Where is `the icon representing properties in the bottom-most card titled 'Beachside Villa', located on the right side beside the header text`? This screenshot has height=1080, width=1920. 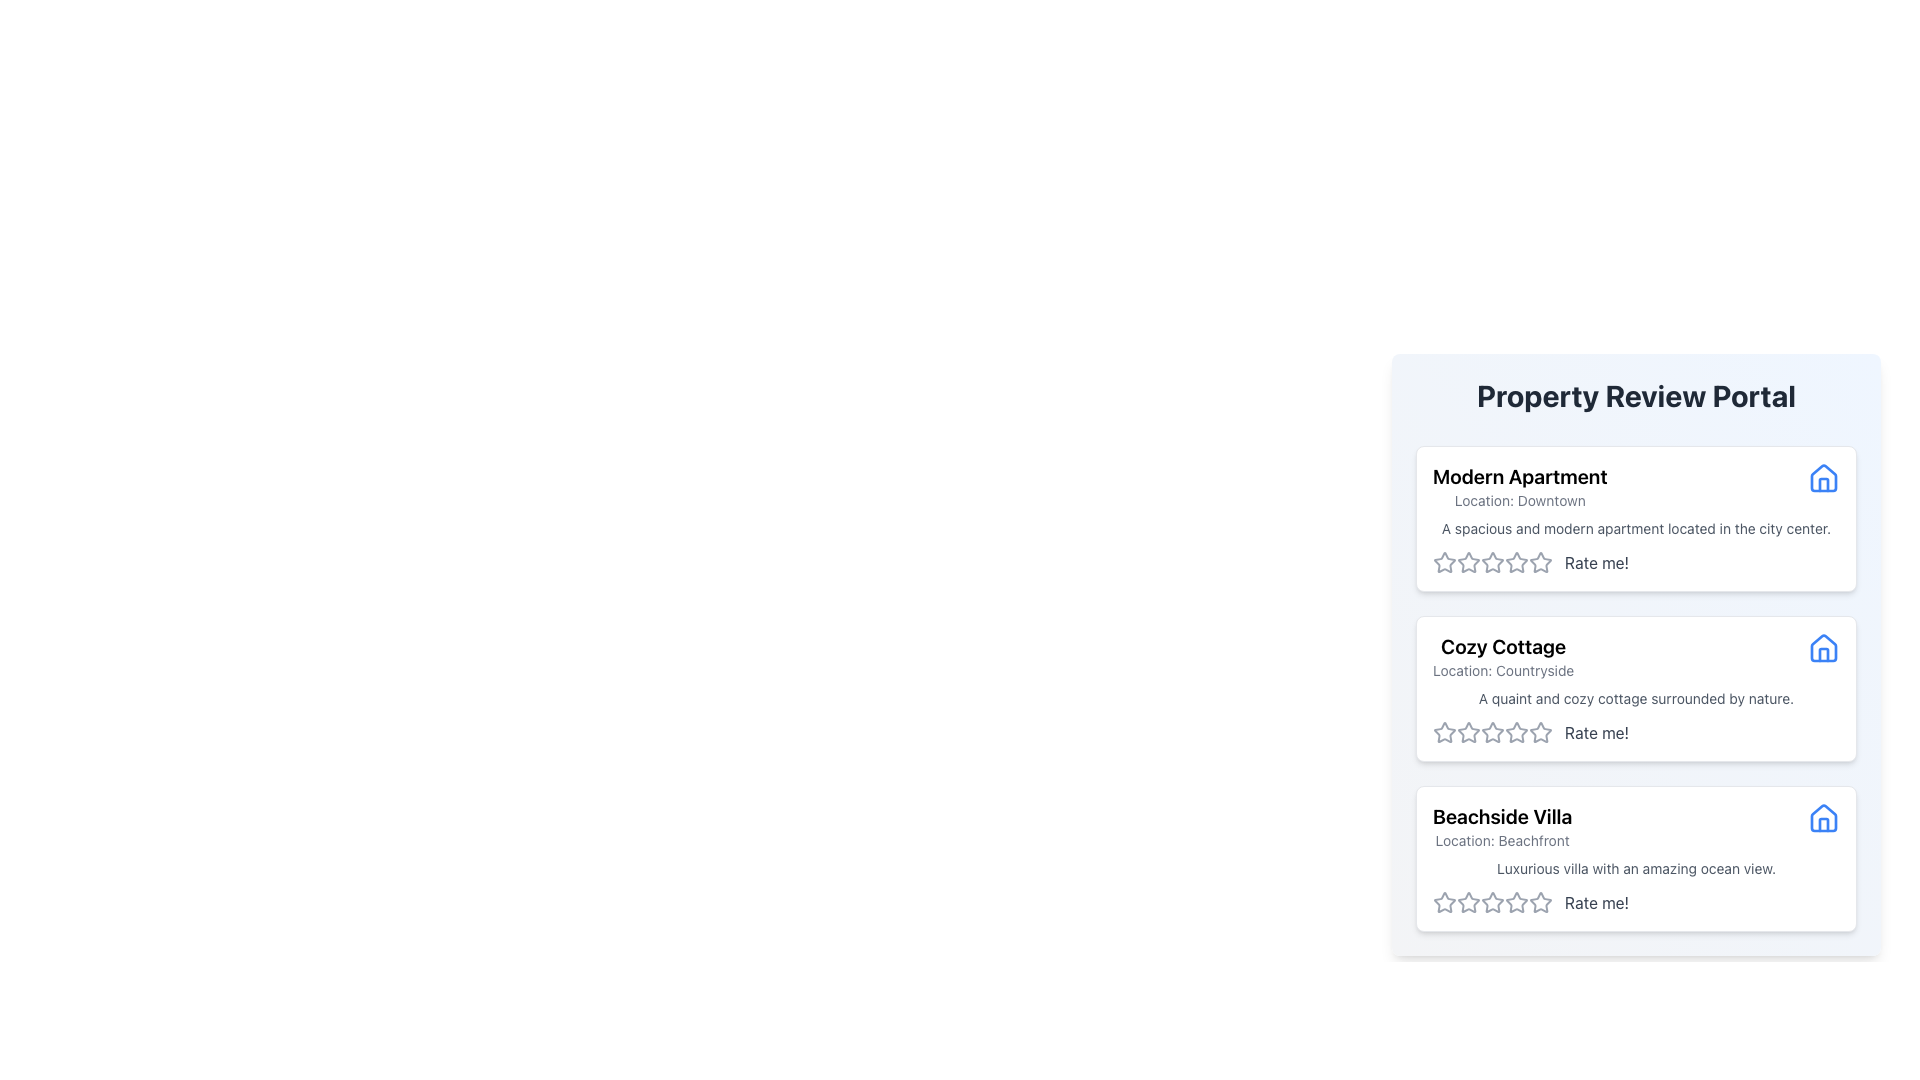
the icon representing properties in the bottom-most card titled 'Beachside Villa', located on the right side beside the header text is located at coordinates (1824, 818).